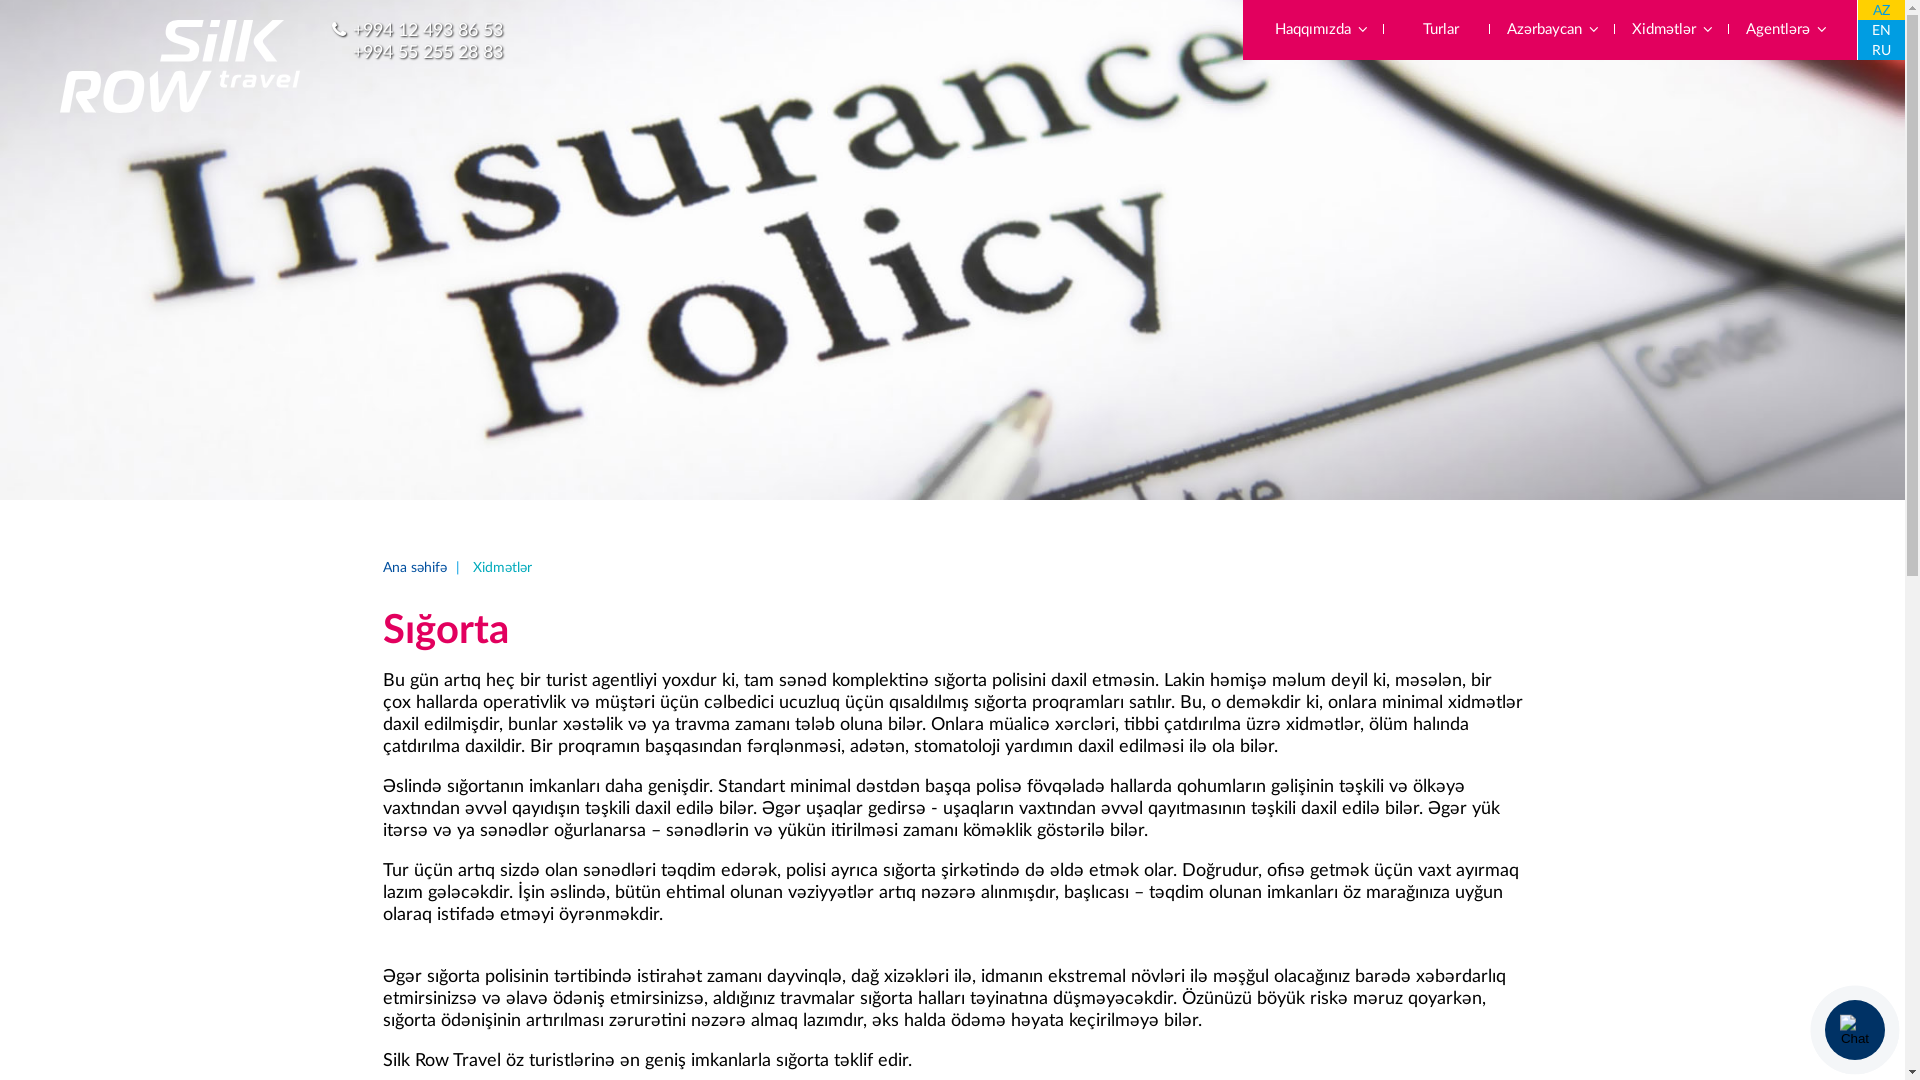 This screenshot has height=1080, width=1920. I want to click on '+994 55 255 28 83', so click(426, 52).